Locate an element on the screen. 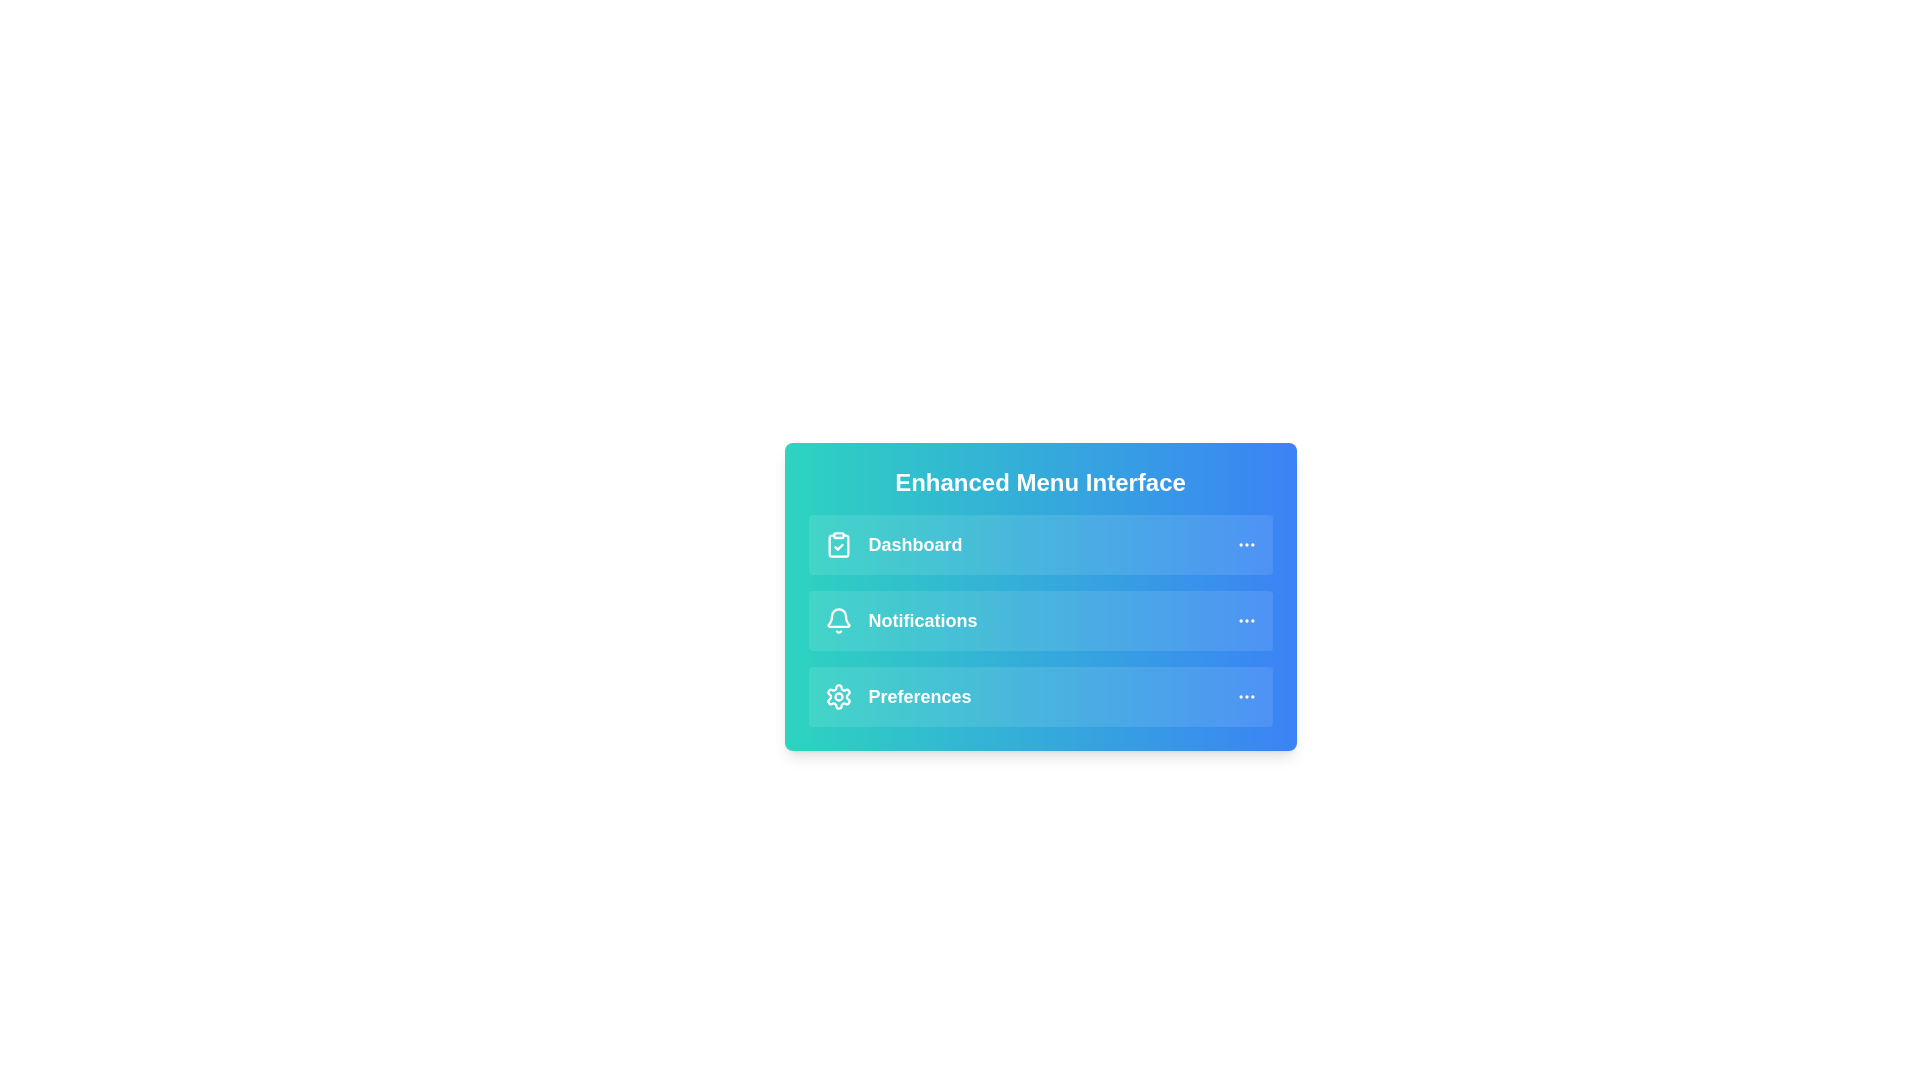  the button with the gradient background labeled 'Enhanced Menu Interface' is located at coordinates (1040, 596).